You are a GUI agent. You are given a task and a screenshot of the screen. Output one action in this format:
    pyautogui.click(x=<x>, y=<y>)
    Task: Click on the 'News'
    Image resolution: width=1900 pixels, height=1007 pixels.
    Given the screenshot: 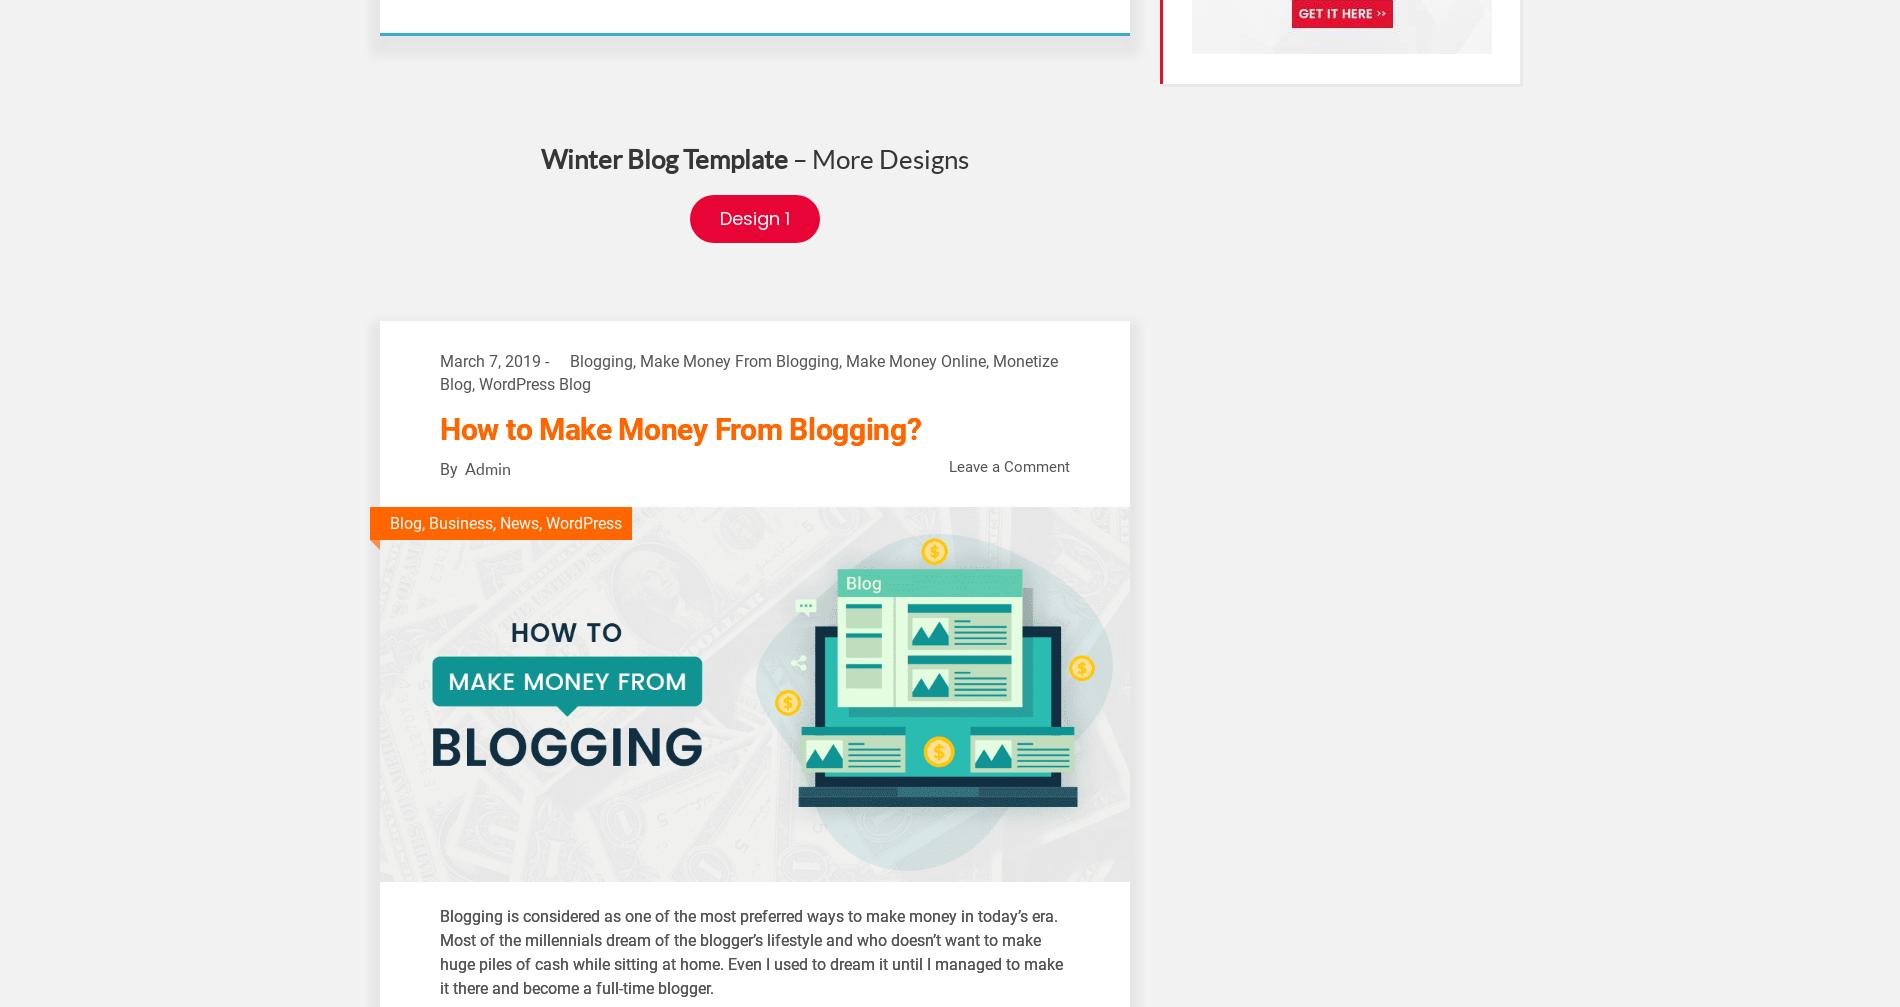 What is the action you would take?
    pyautogui.click(x=500, y=521)
    